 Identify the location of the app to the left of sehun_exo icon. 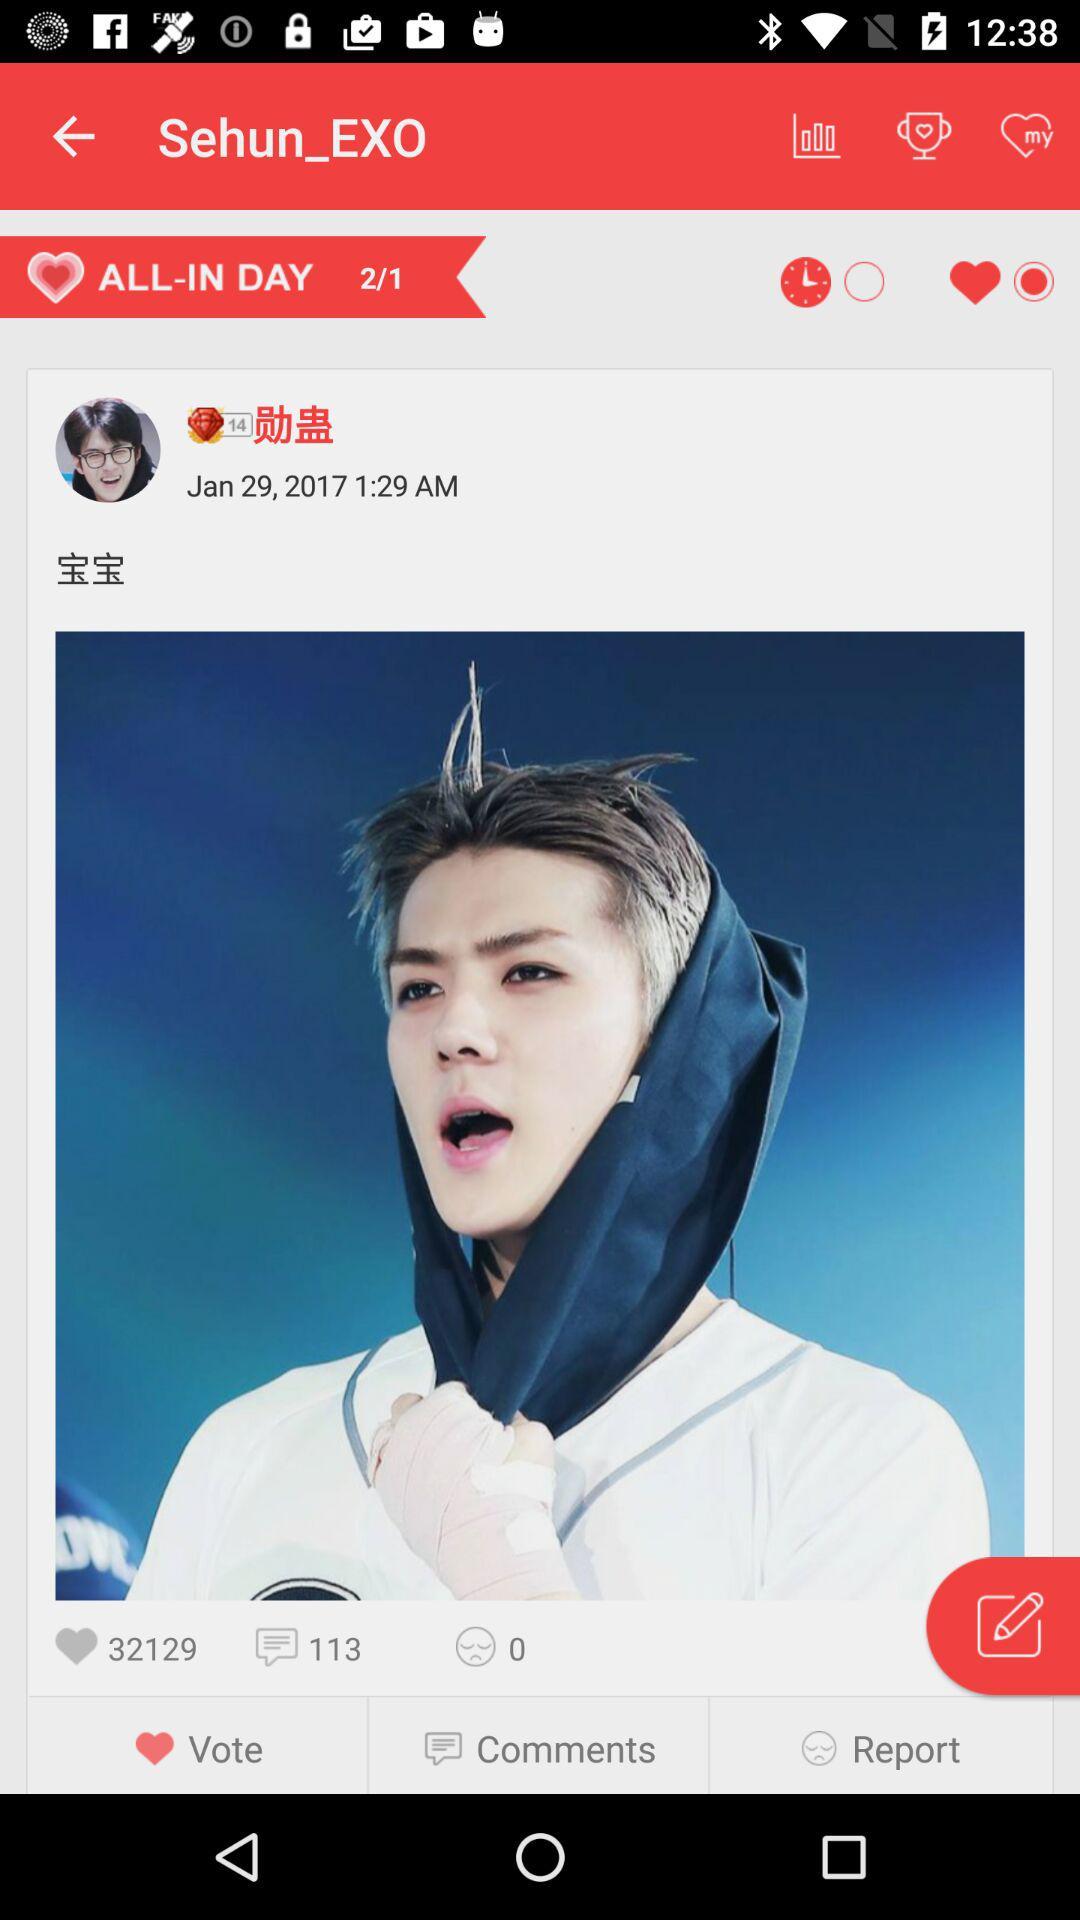
(72, 135).